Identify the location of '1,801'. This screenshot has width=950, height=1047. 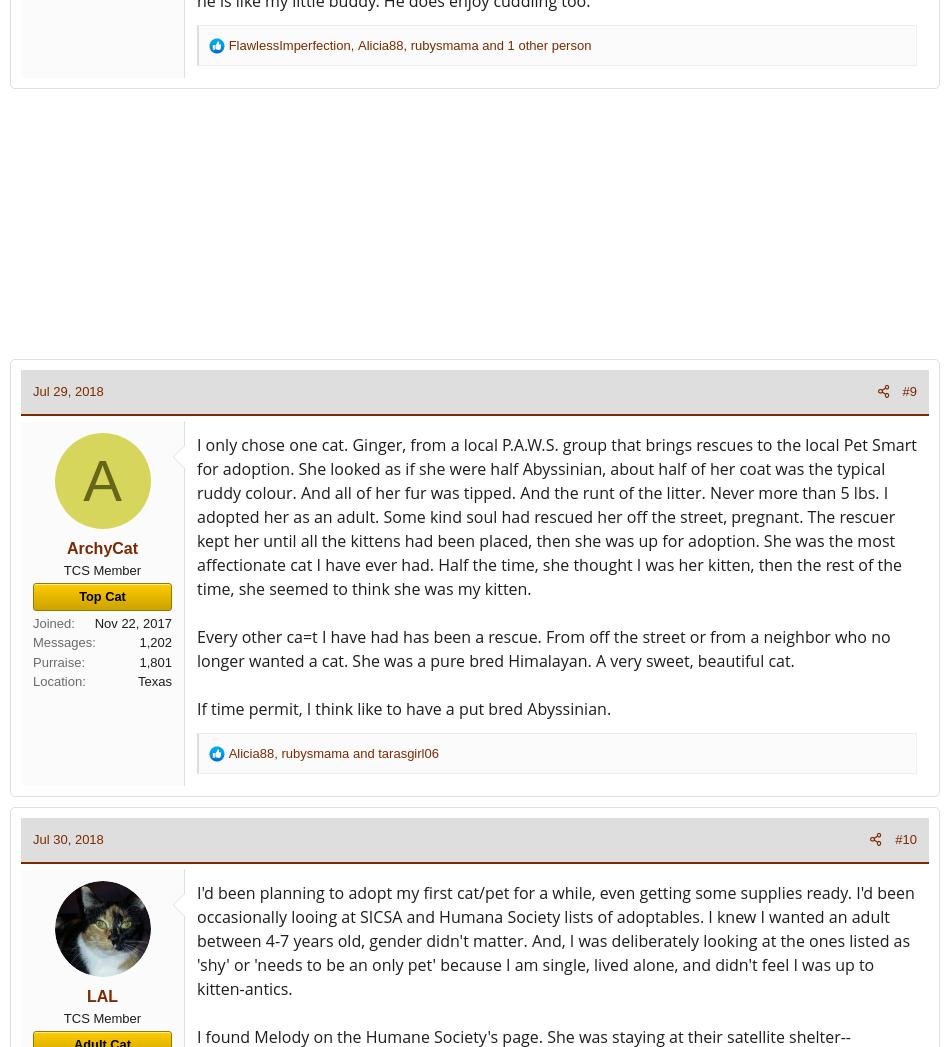
(155, 661).